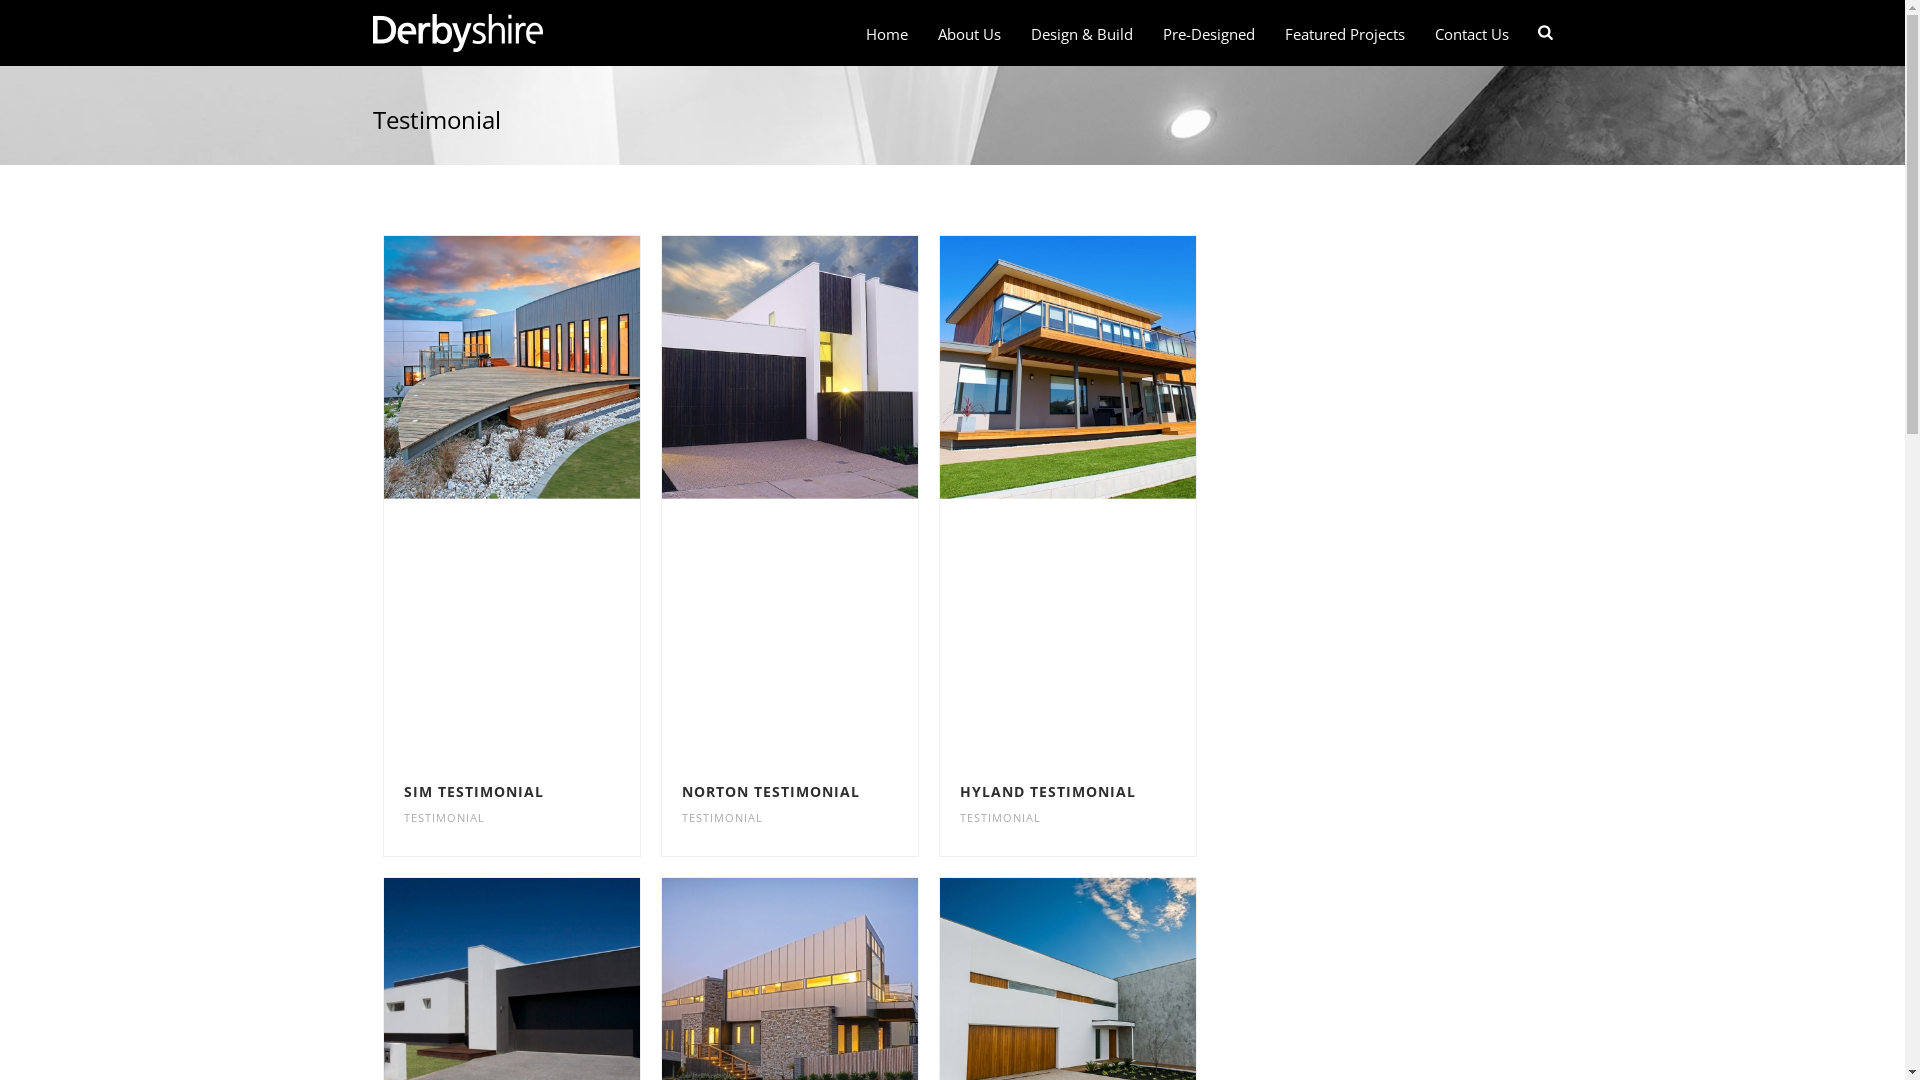 This screenshot has width=1920, height=1080. What do you see at coordinates (455, 33) in the screenshot?
I see `'Architecturally design and builder of luxury homes'` at bounding box center [455, 33].